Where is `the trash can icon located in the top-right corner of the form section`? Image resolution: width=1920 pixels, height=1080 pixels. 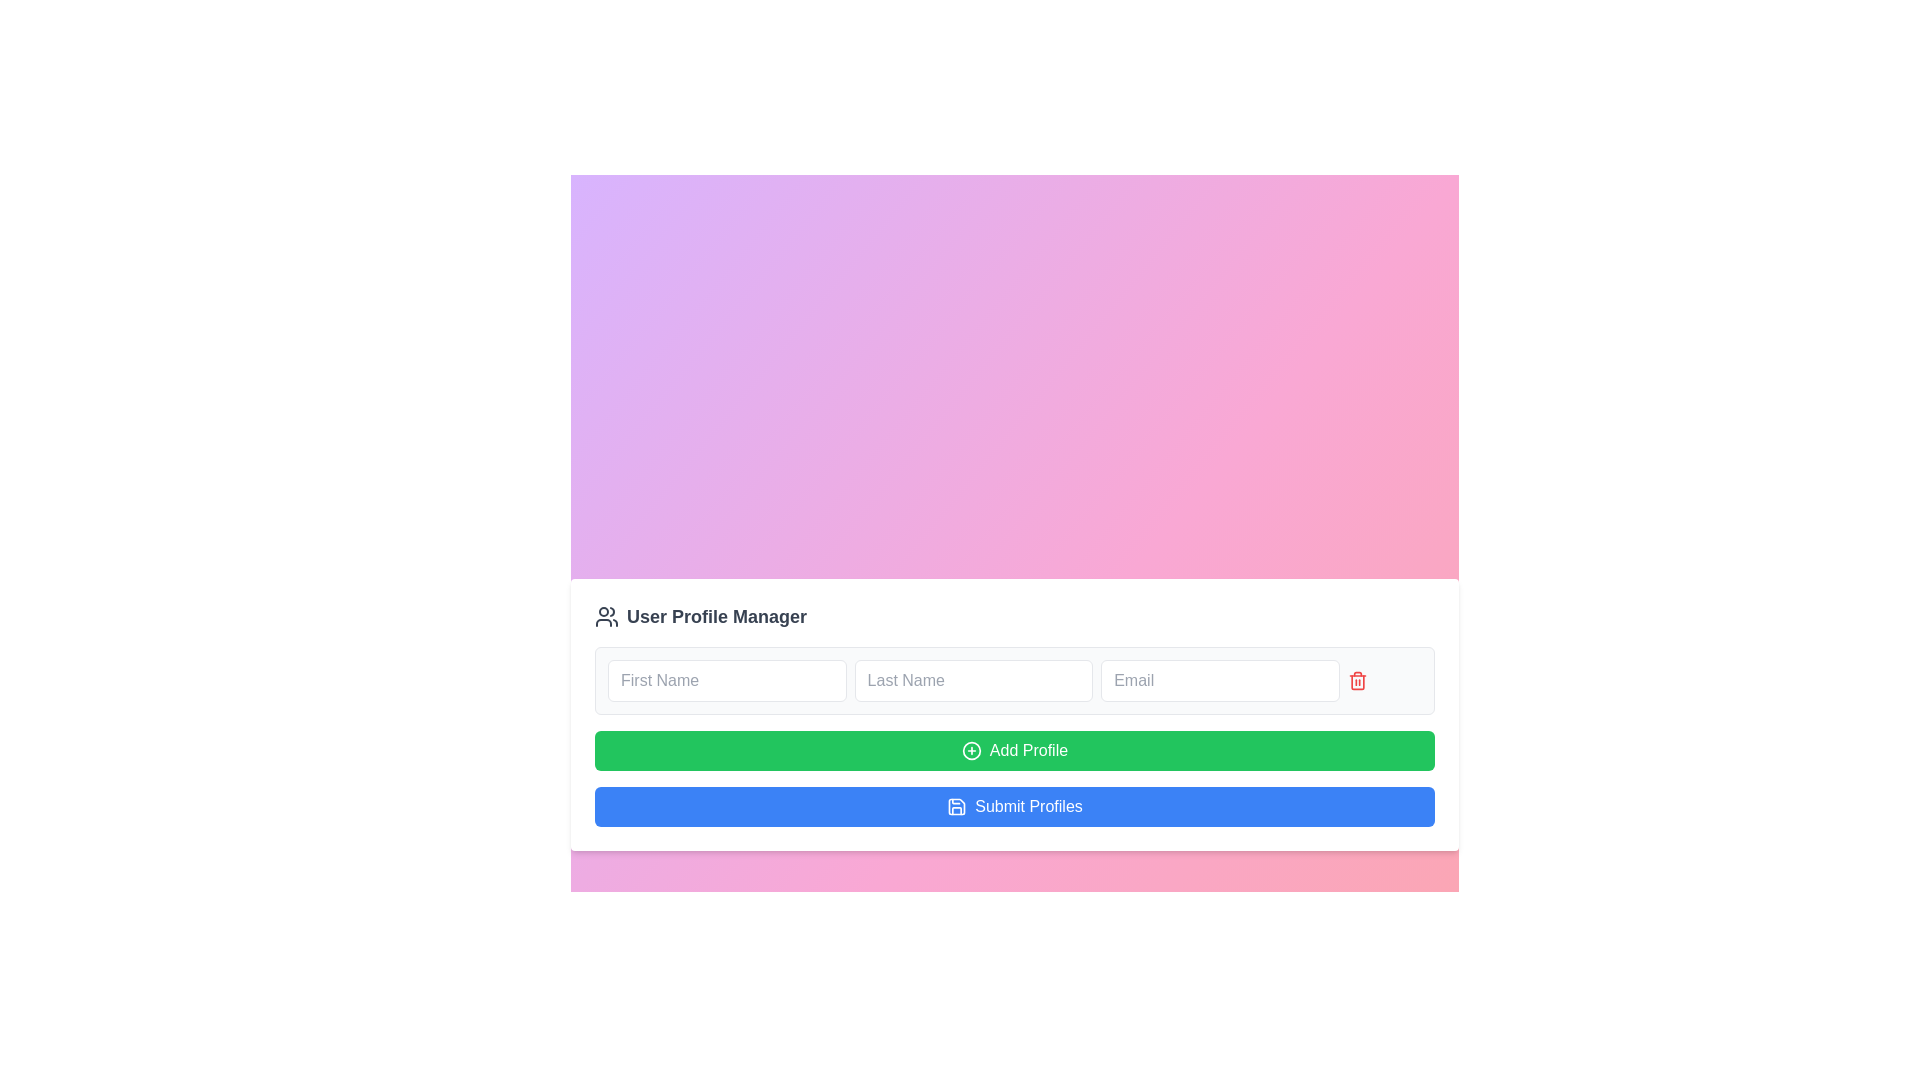
the trash can icon located in the top-right corner of the form section is located at coordinates (1357, 681).